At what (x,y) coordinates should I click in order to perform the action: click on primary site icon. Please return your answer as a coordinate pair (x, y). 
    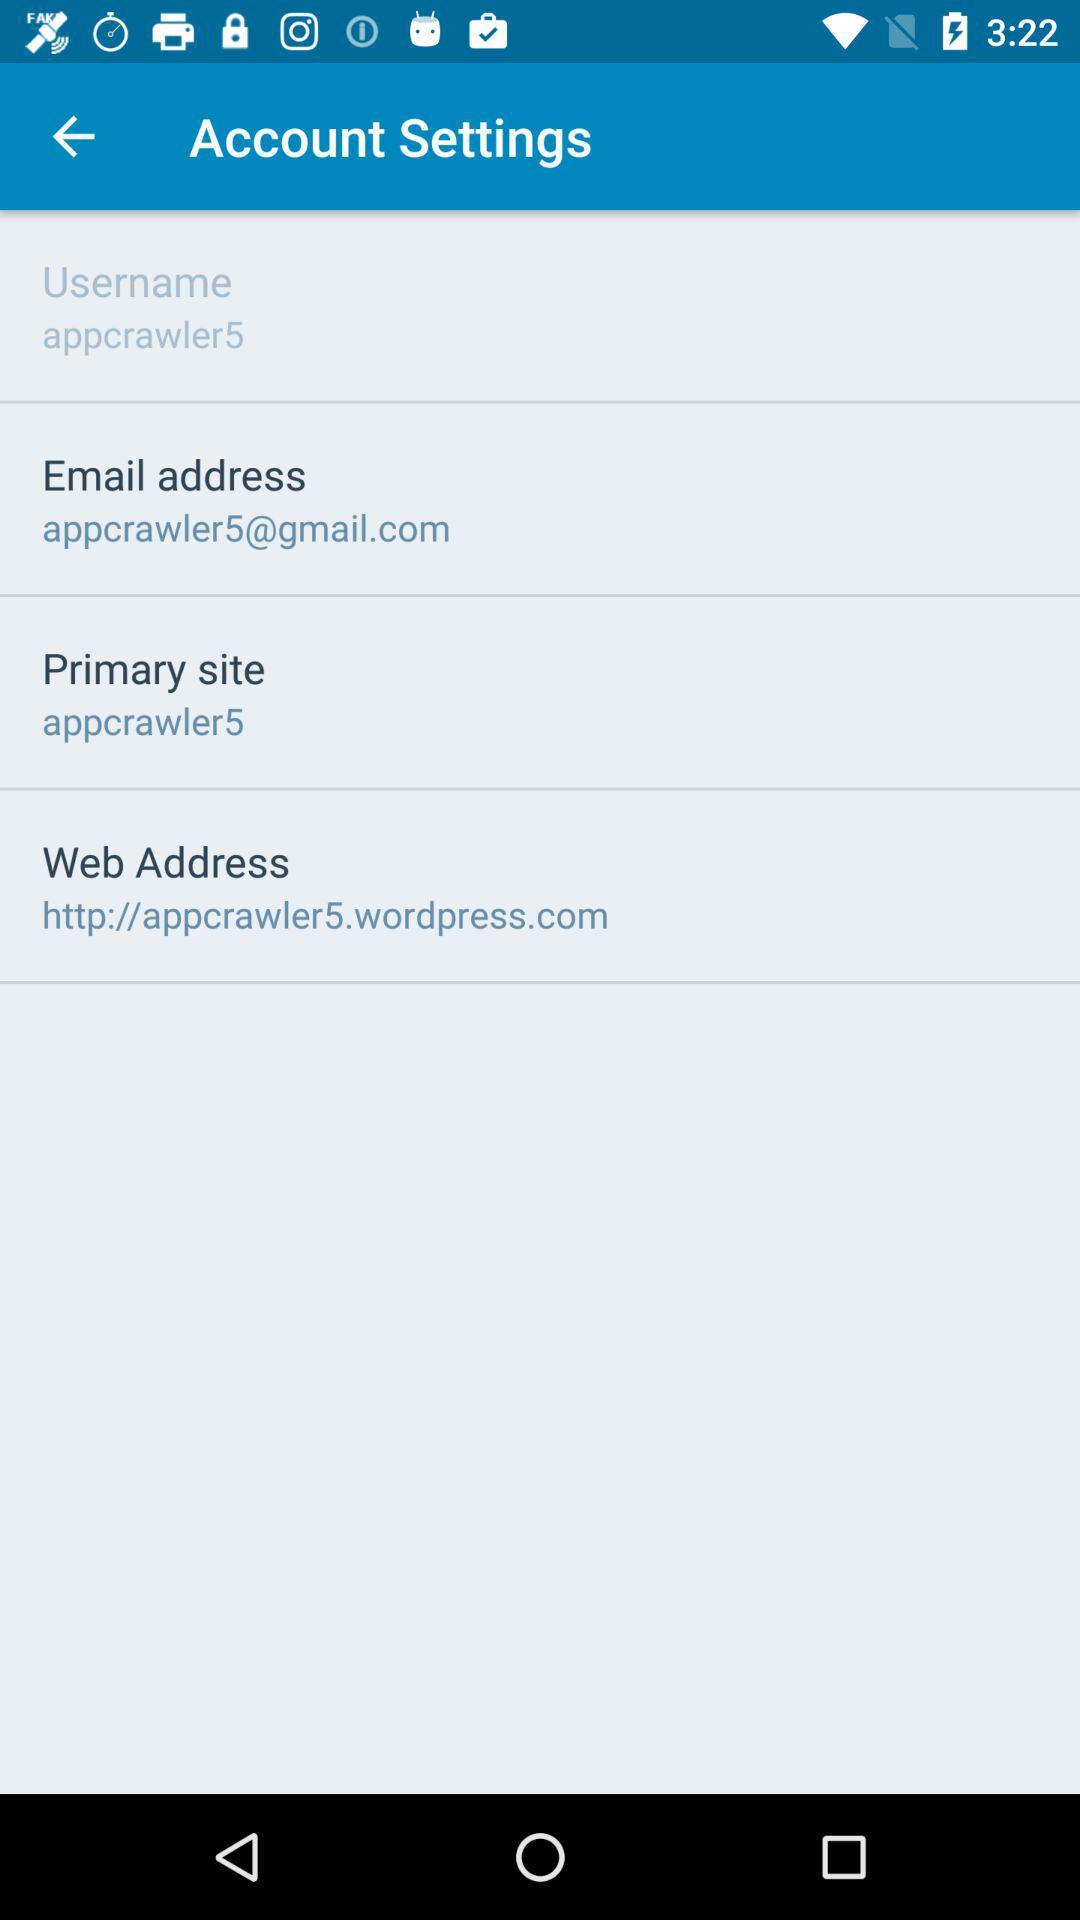
    Looking at the image, I should click on (152, 667).